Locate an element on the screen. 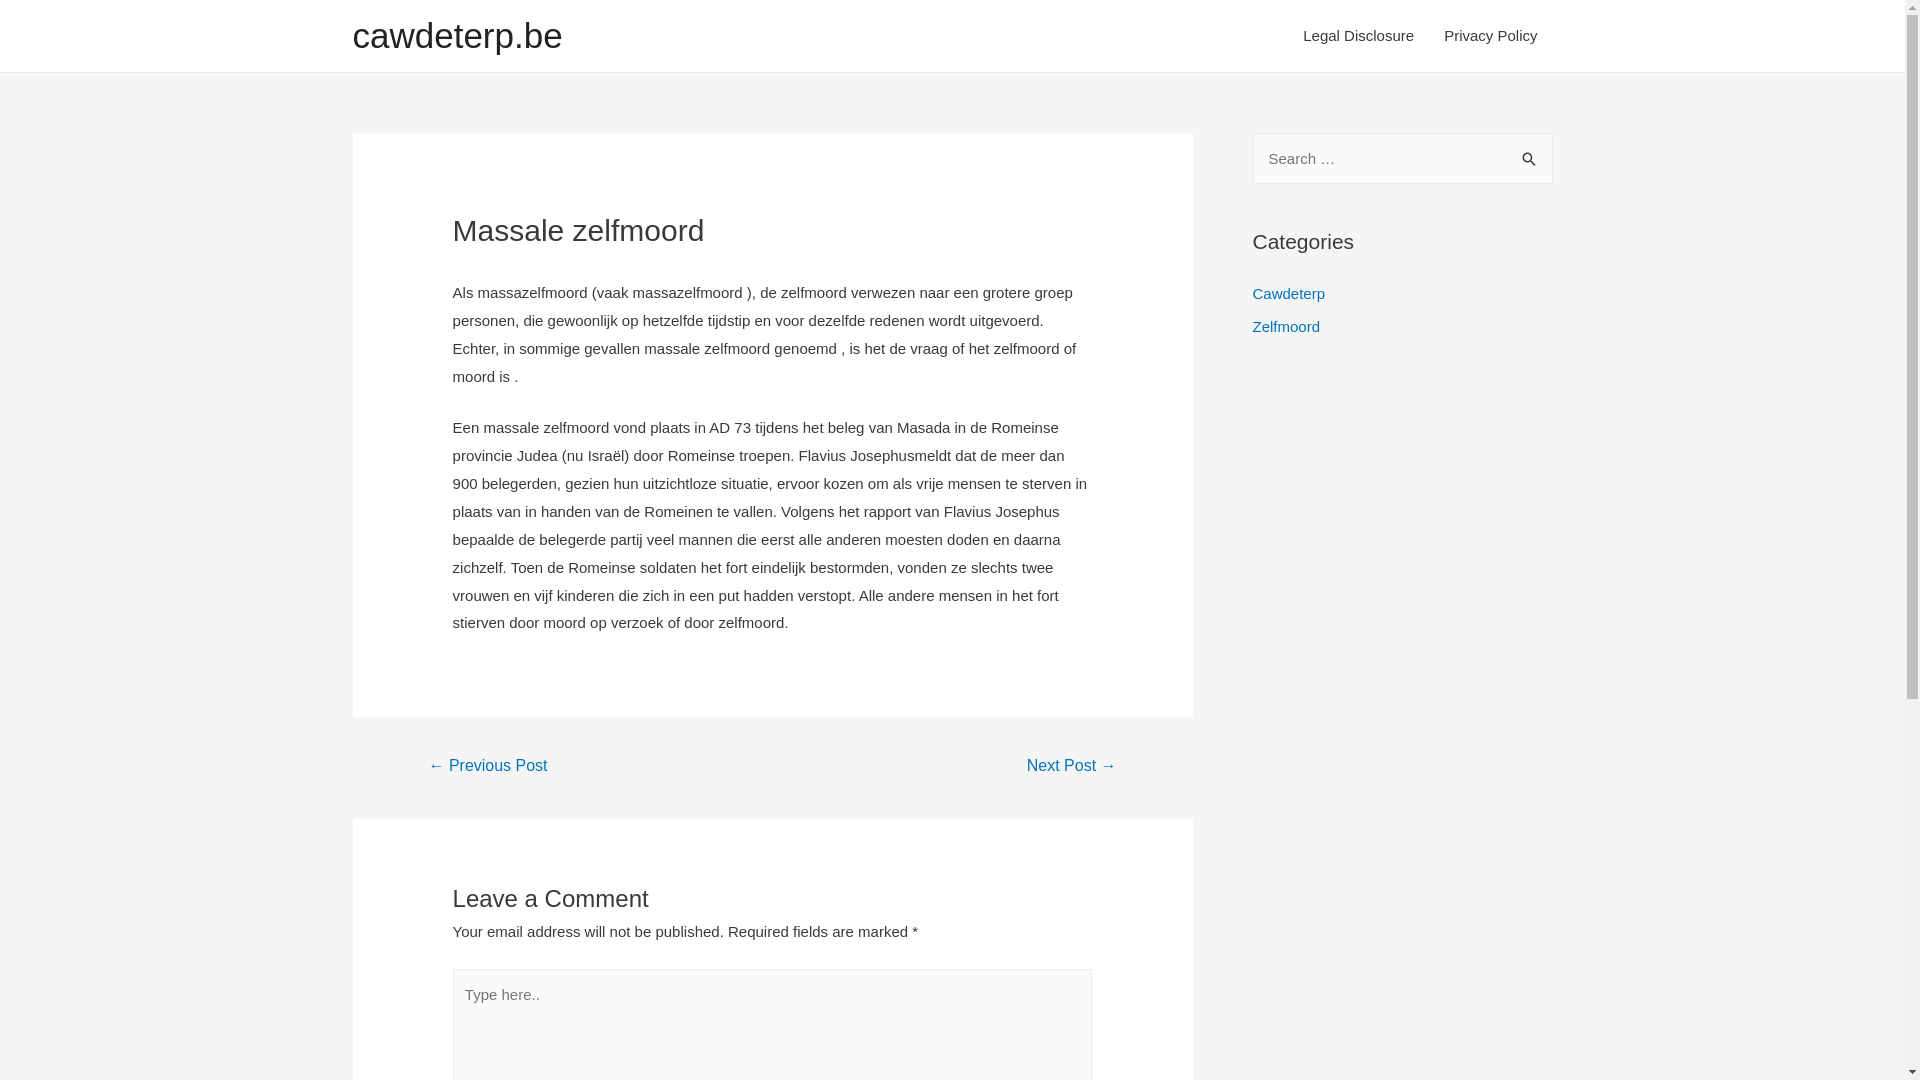  'cawdeterp.be' is located at coordinates (351, 35).